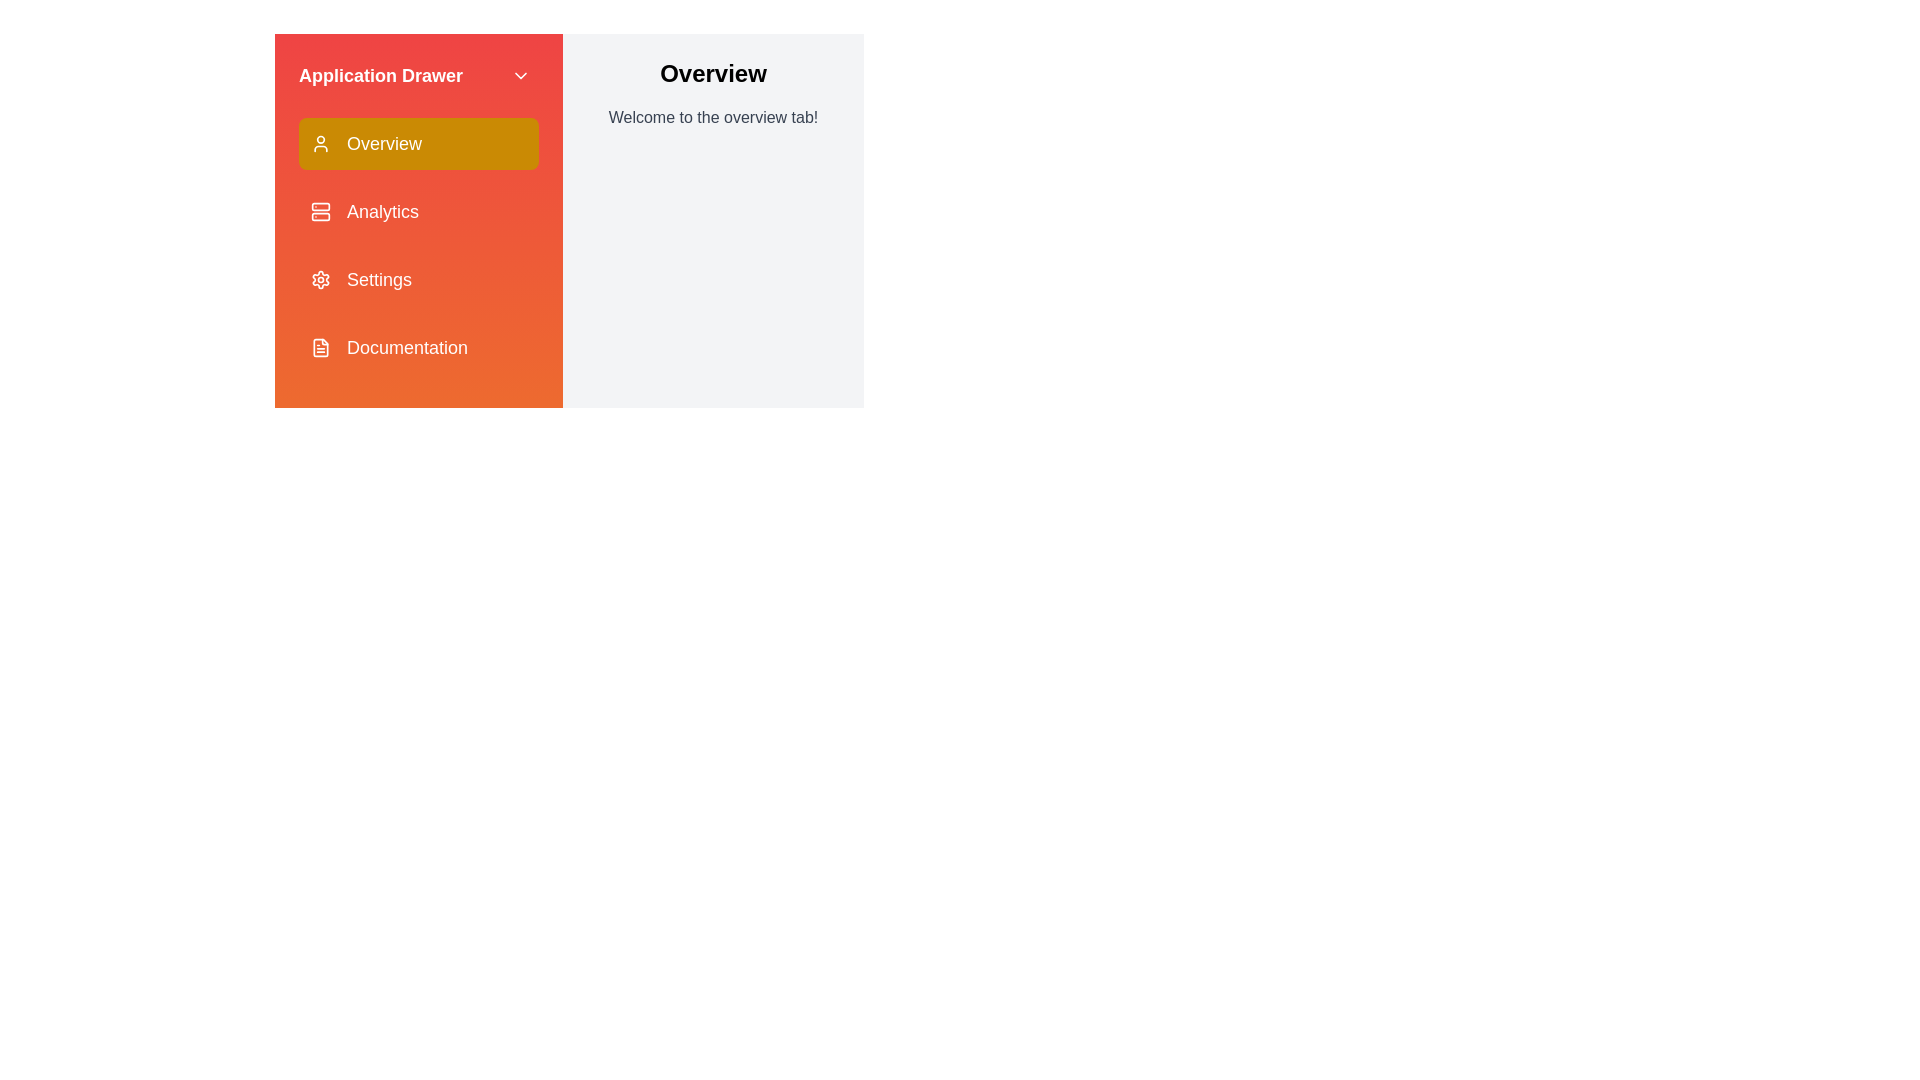 The width and height of the screenshot is (1920, 1080). Describe the element at coordinates (417, 346) in the screenshot. I see `the tab labeled Documentation in the drawer to select it` at that location.